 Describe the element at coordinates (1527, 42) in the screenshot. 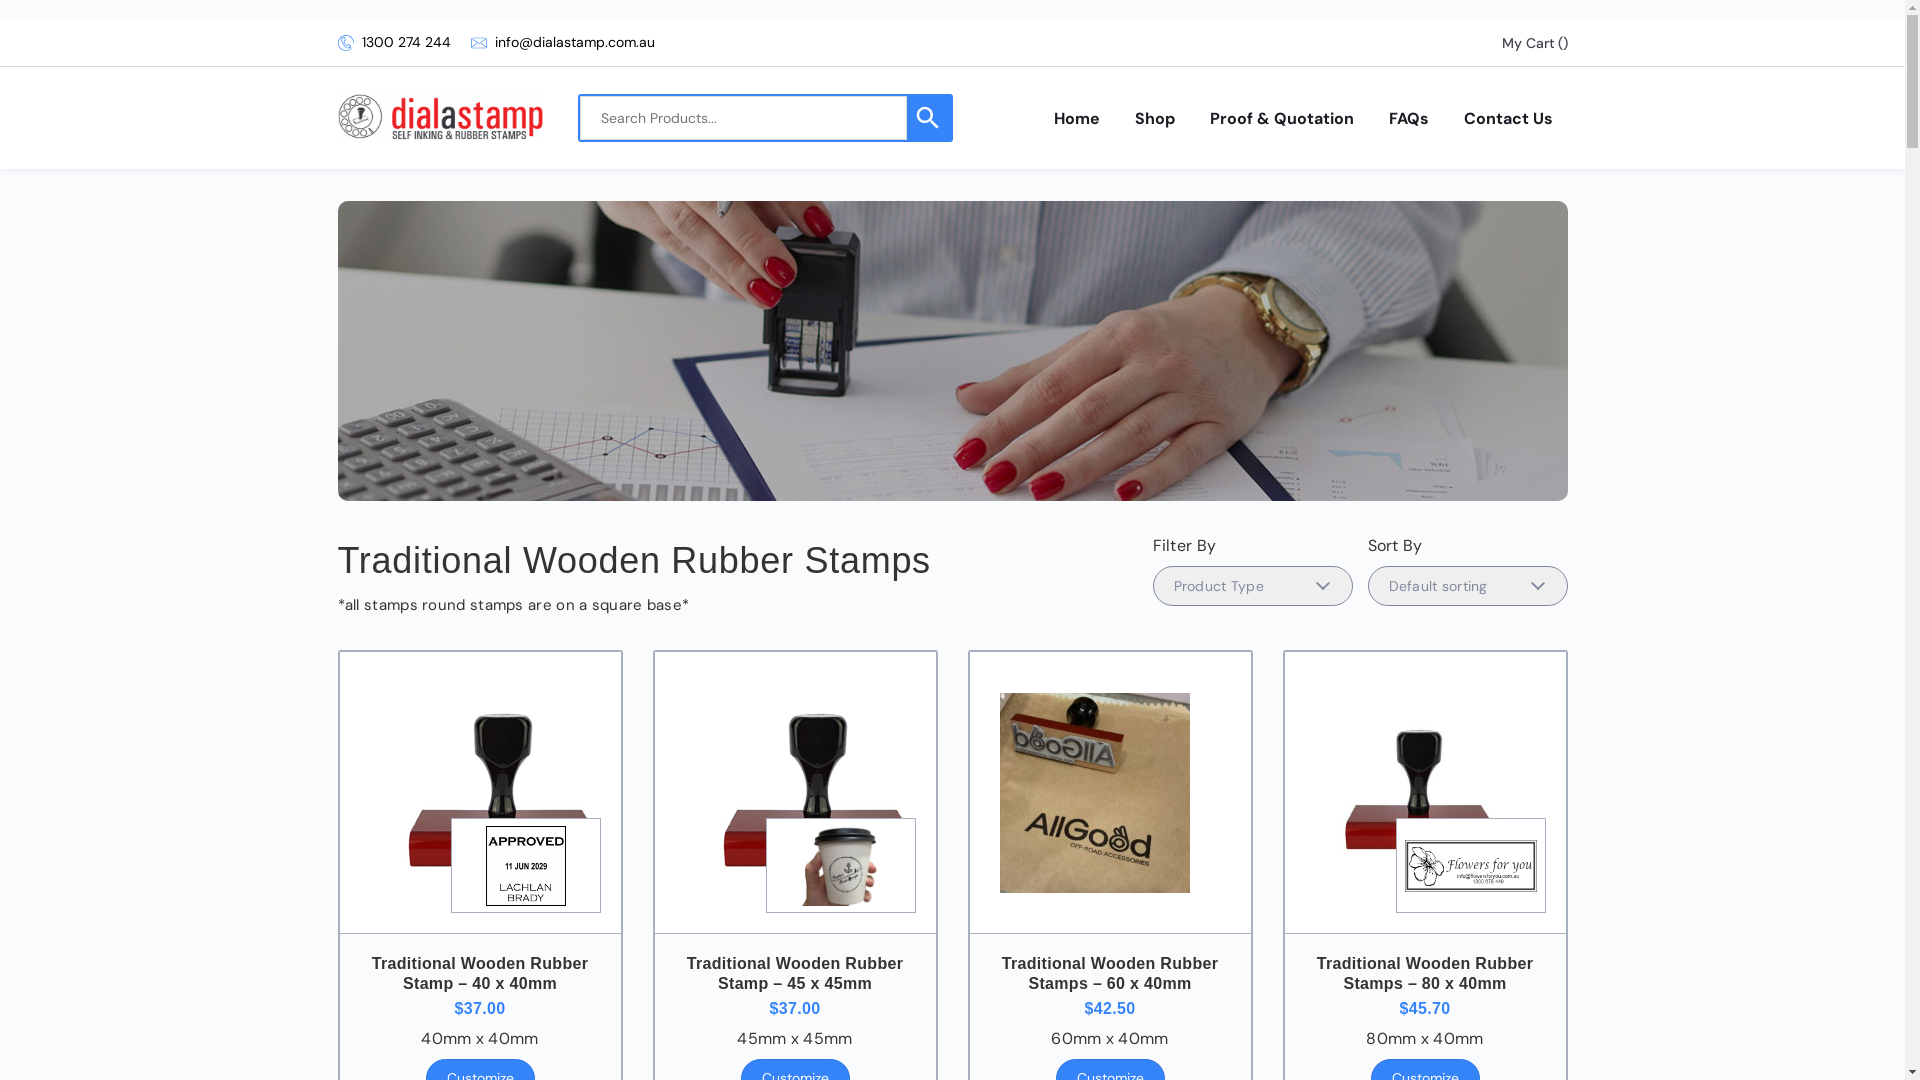

I see `'My Cart'` at that location.